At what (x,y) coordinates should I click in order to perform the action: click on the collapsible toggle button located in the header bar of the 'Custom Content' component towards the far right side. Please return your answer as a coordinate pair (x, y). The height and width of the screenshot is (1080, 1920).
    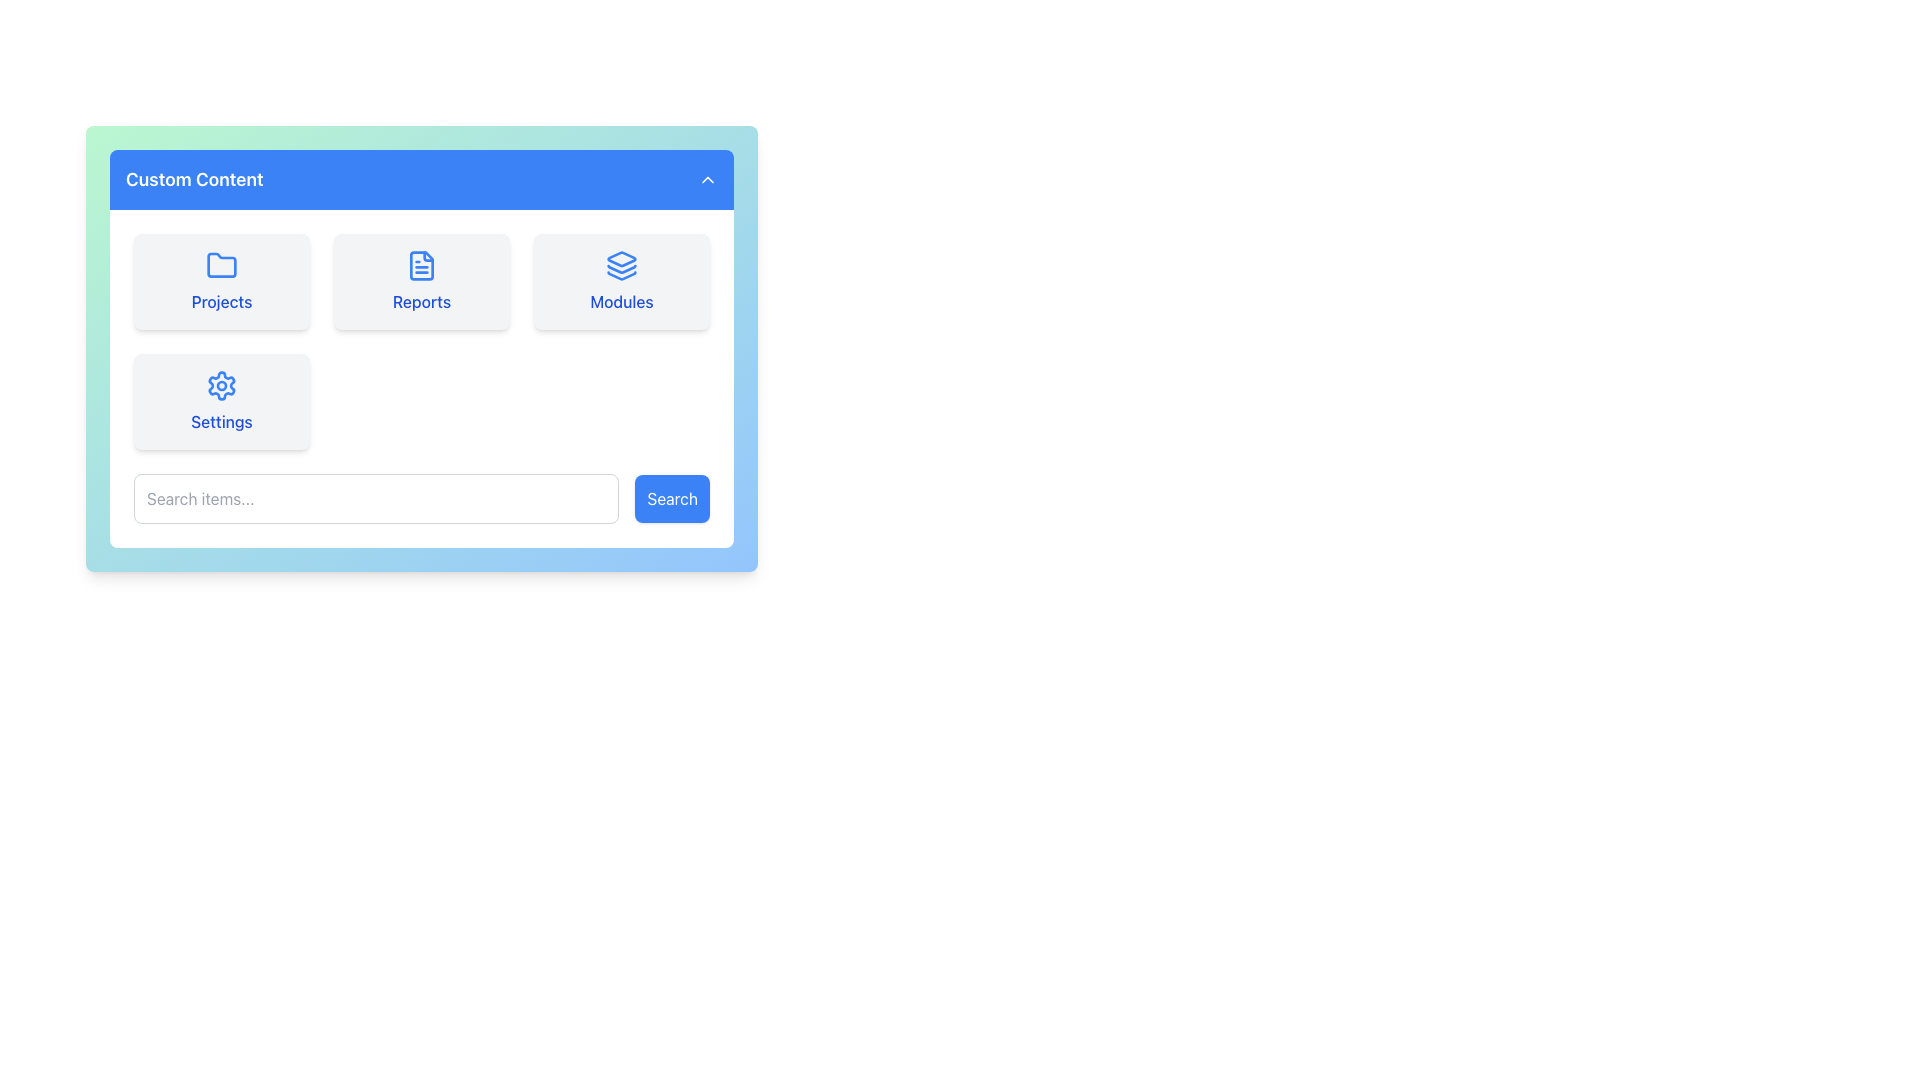
    Looking at the image, I should click on (708, 180).